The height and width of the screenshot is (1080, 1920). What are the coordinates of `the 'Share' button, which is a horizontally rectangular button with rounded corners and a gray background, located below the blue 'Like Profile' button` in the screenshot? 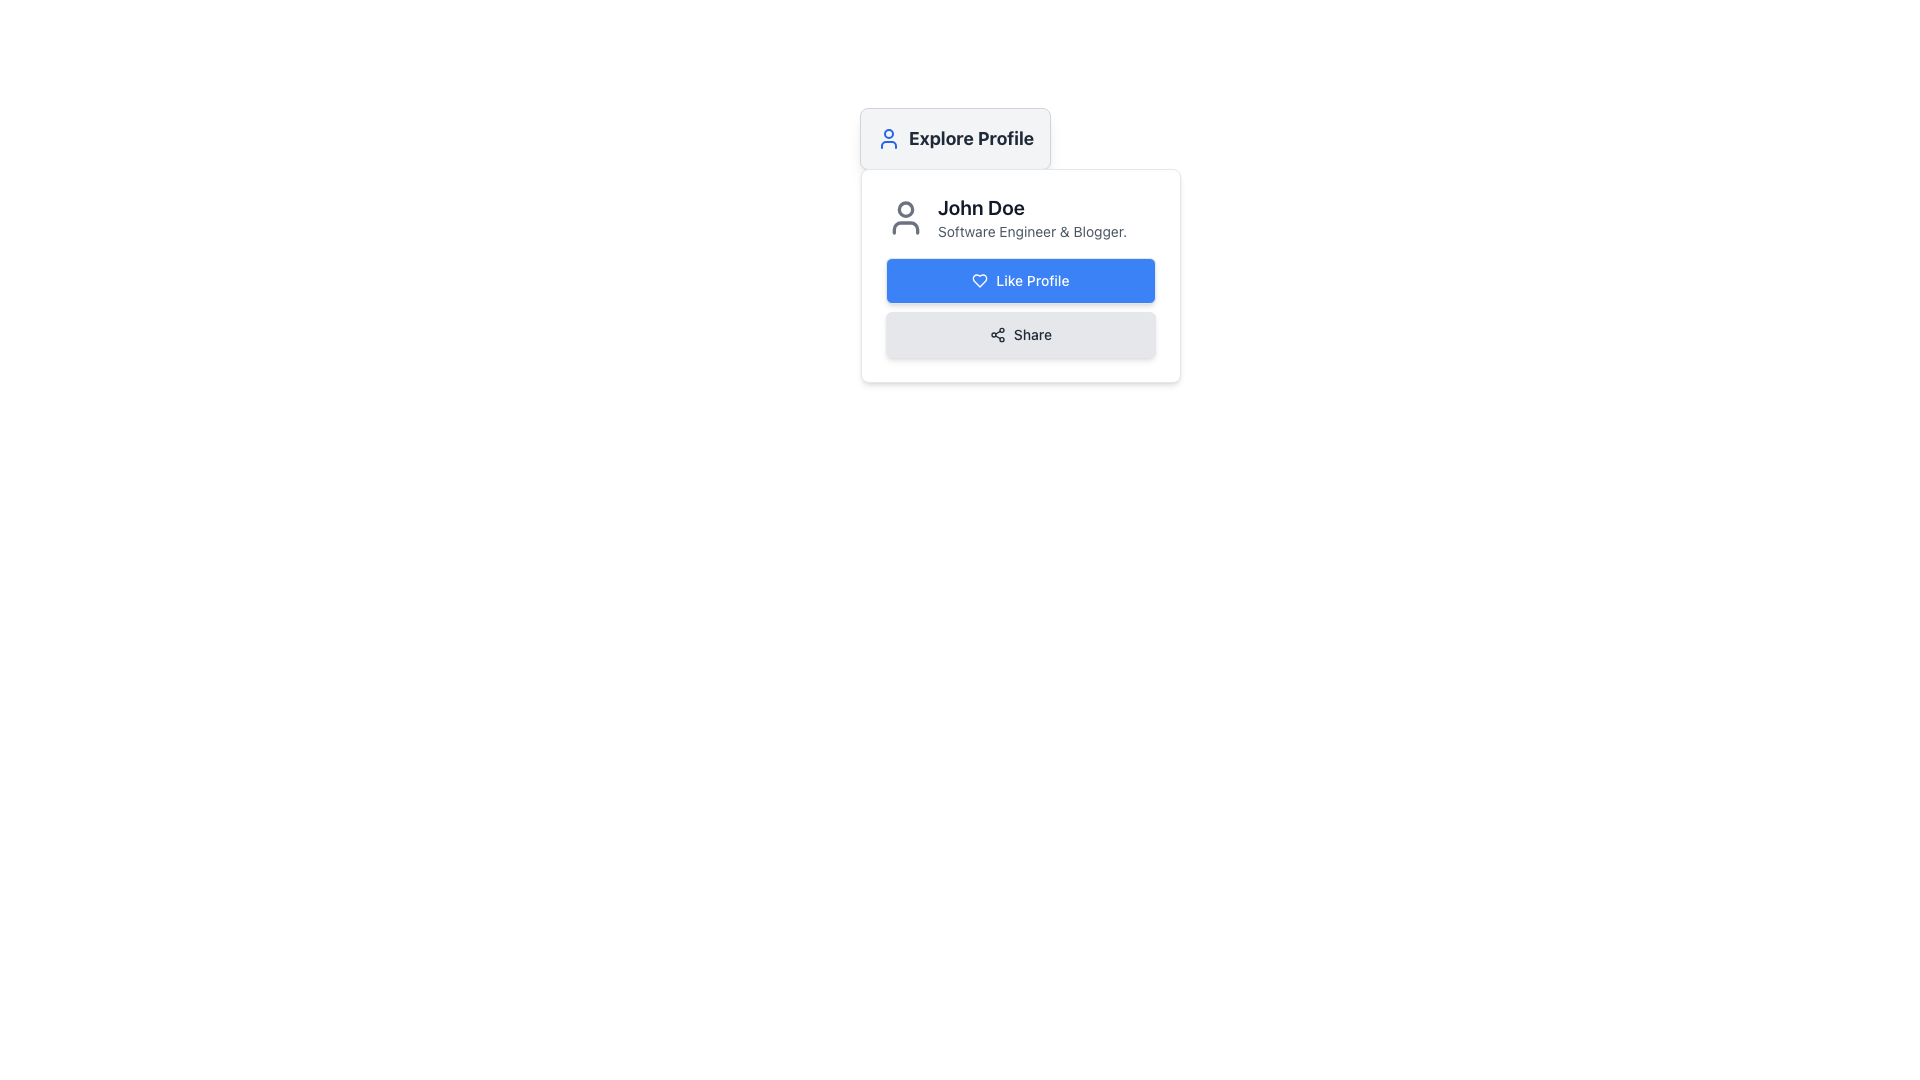 It's located at (1020, 334).